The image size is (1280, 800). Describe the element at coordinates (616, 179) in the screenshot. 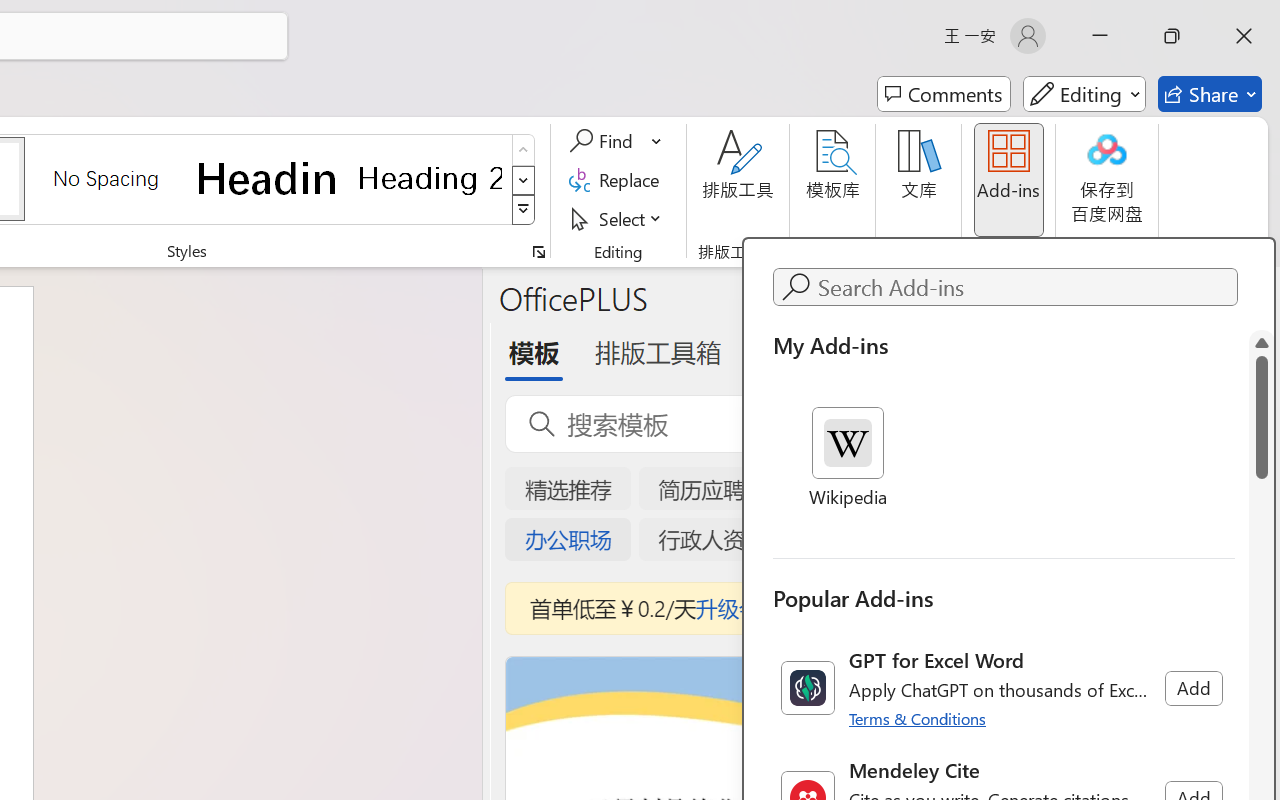

I see `'Replace...'` at that location.